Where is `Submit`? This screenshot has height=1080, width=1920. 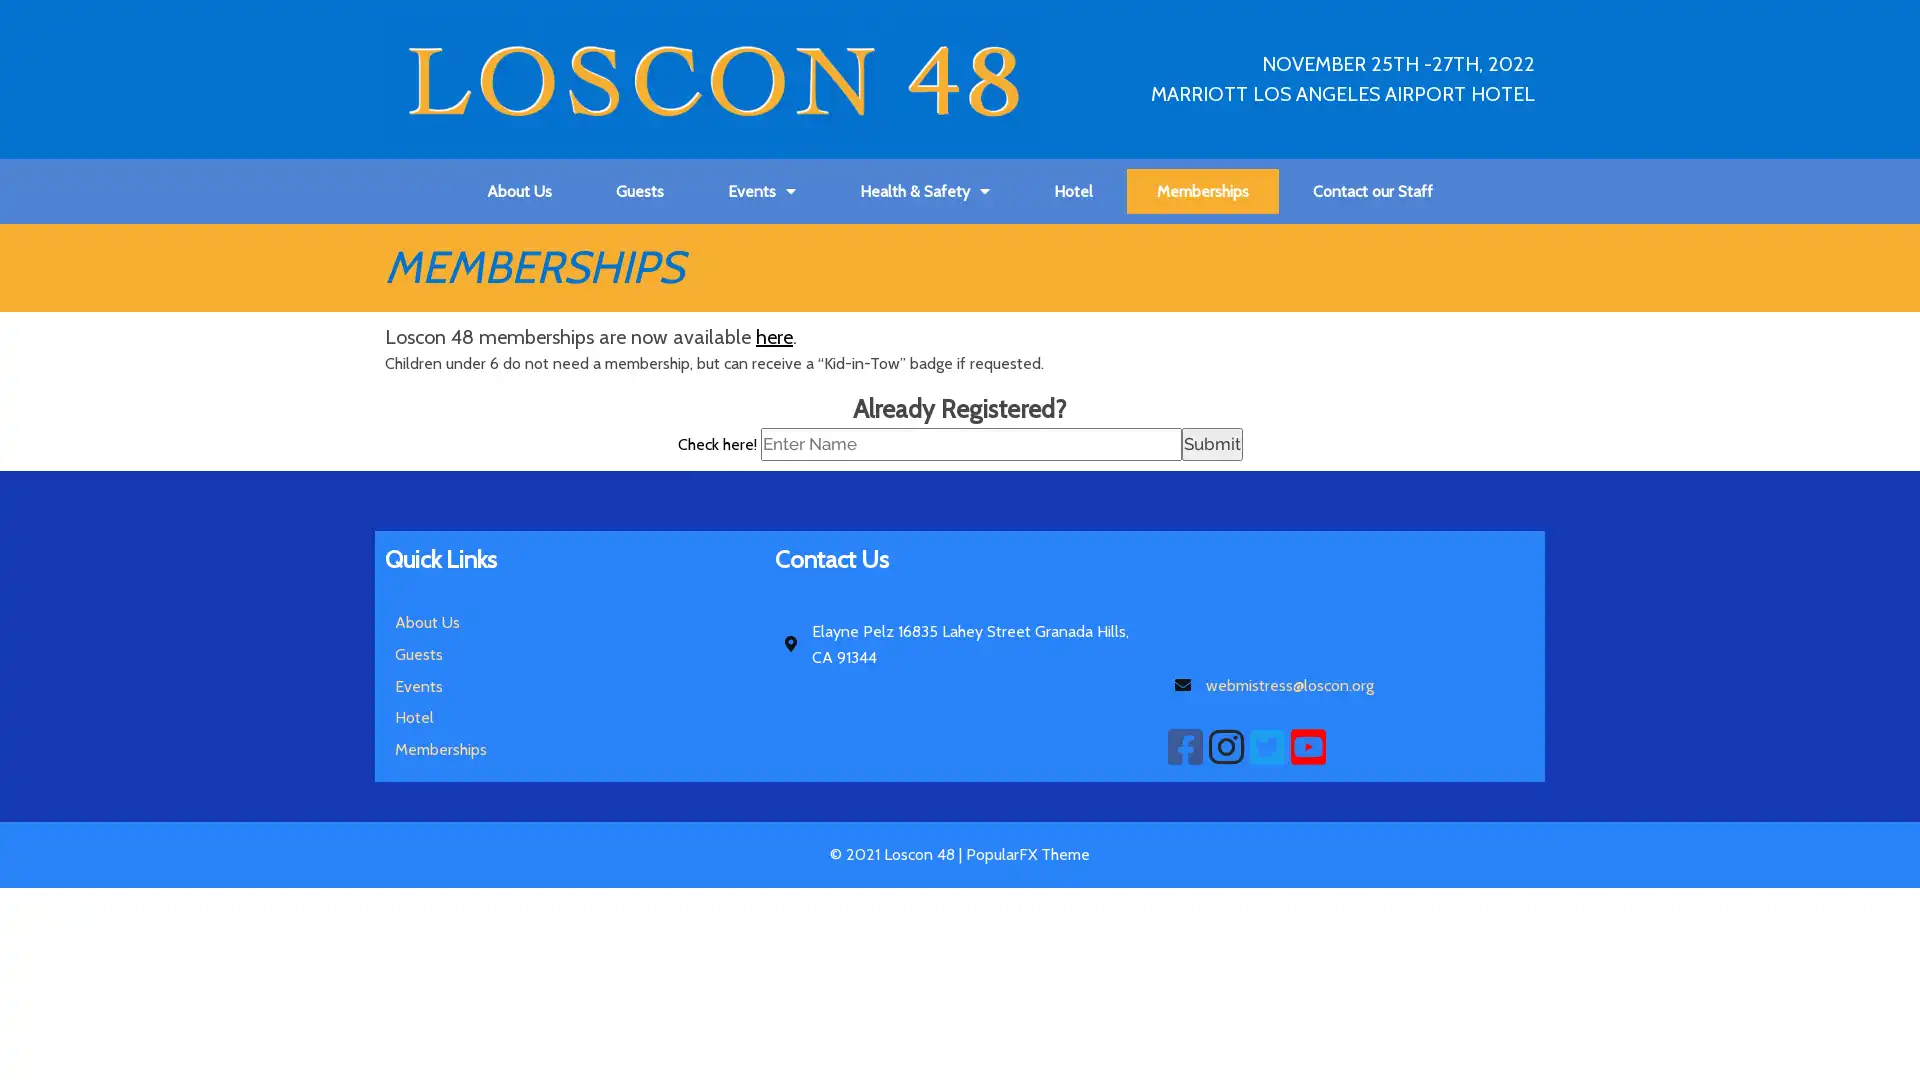
Submit is located at coordinates (1210, 443).